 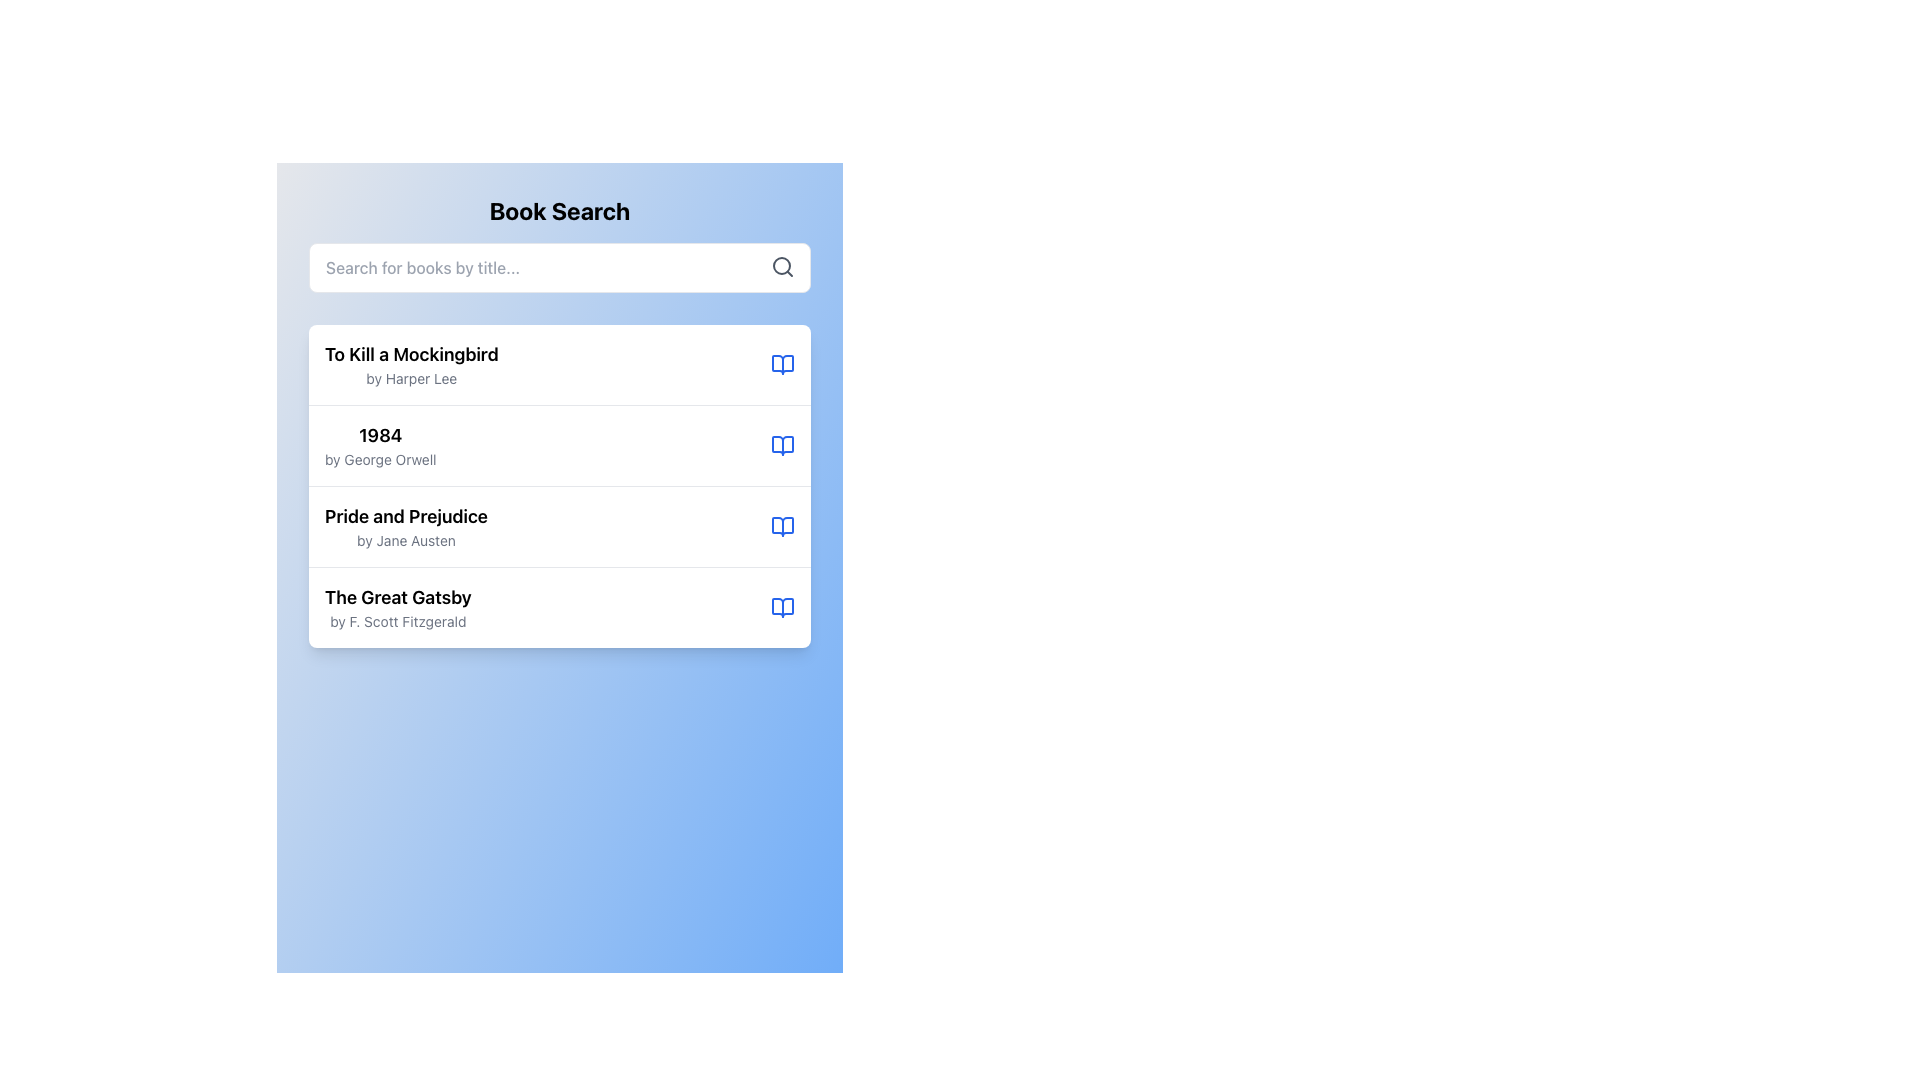 What do you see at coordinates (781, 526) in the screenshot?
I see `the book icon representing 'Pride and Prejudice' located at the rightmost end of the row containing the text 'Pride and Prejudice by Jane Austen'` at bounding box center [781, 526].